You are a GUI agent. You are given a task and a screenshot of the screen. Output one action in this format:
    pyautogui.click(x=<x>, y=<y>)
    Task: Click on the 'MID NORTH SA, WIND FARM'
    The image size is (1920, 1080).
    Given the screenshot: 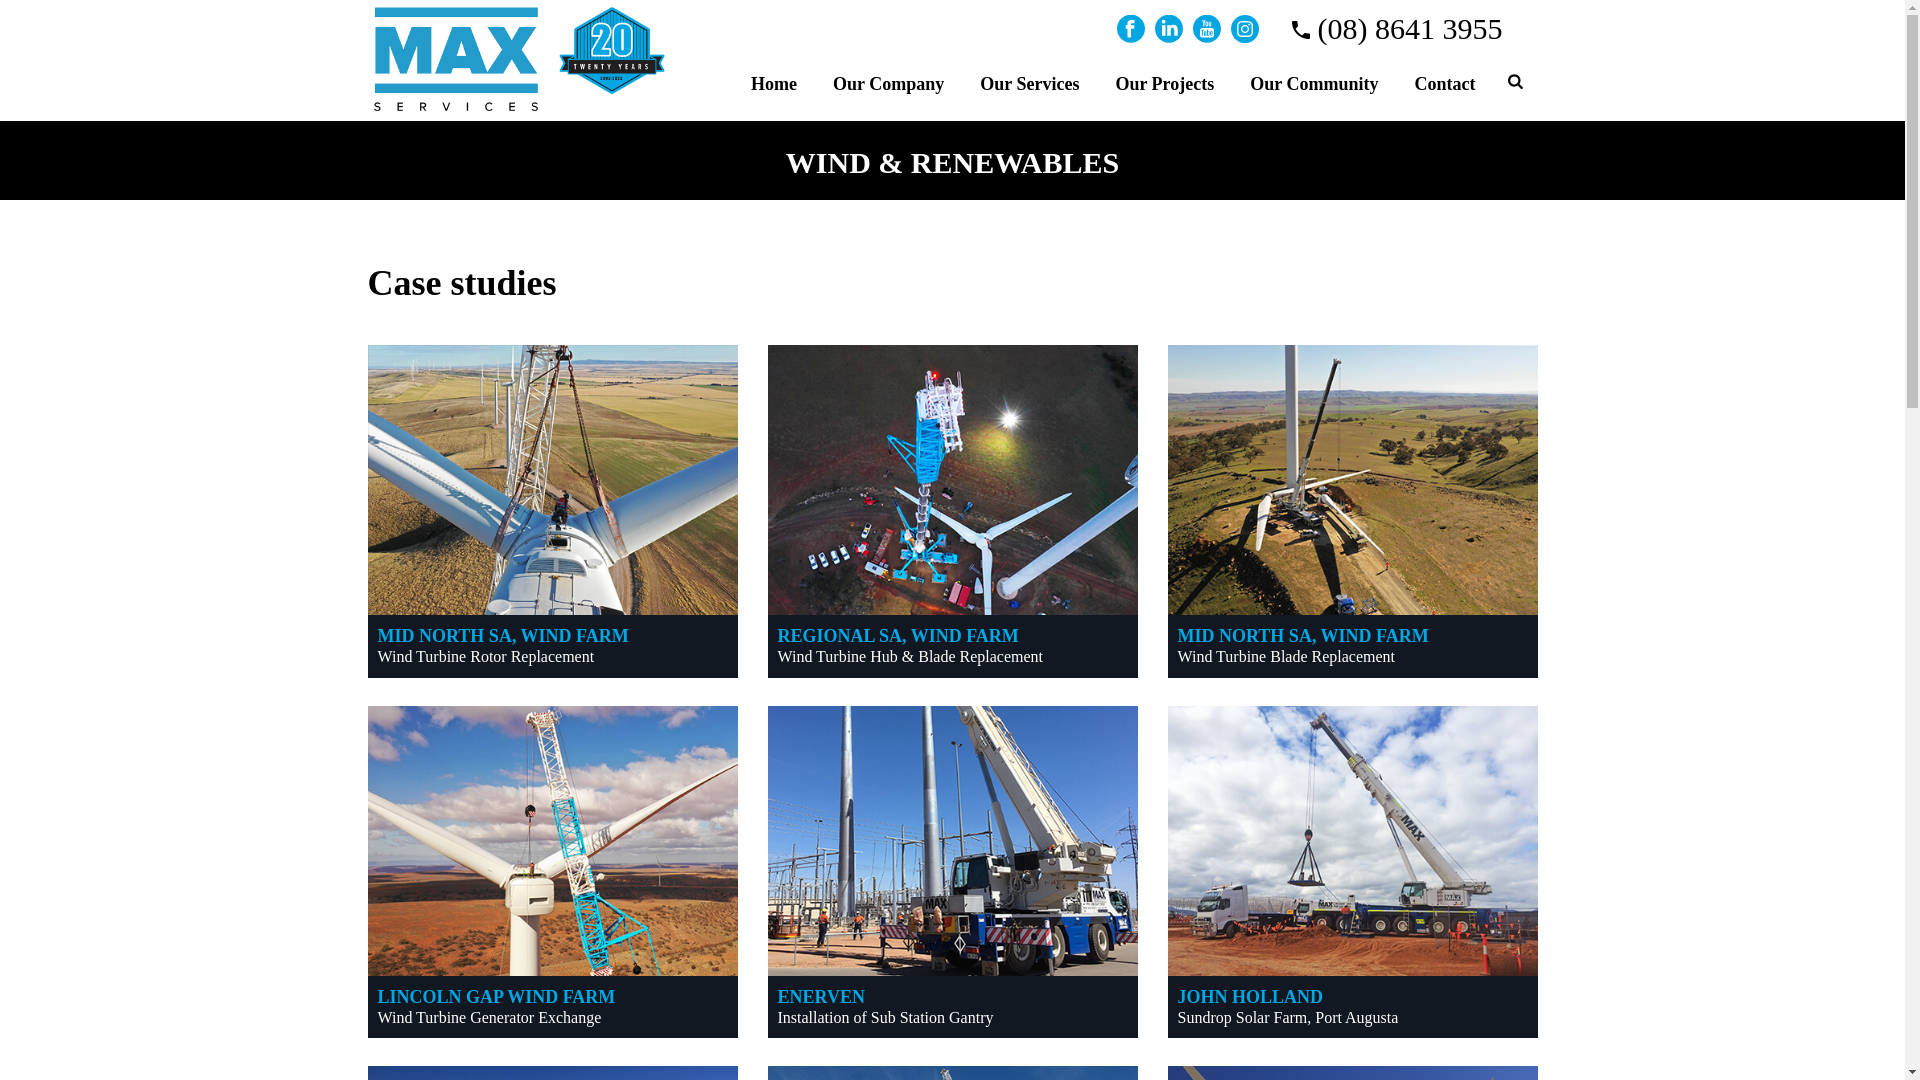 What is the action you would take?
    pyautogui.click(x=1303, y=636)
    